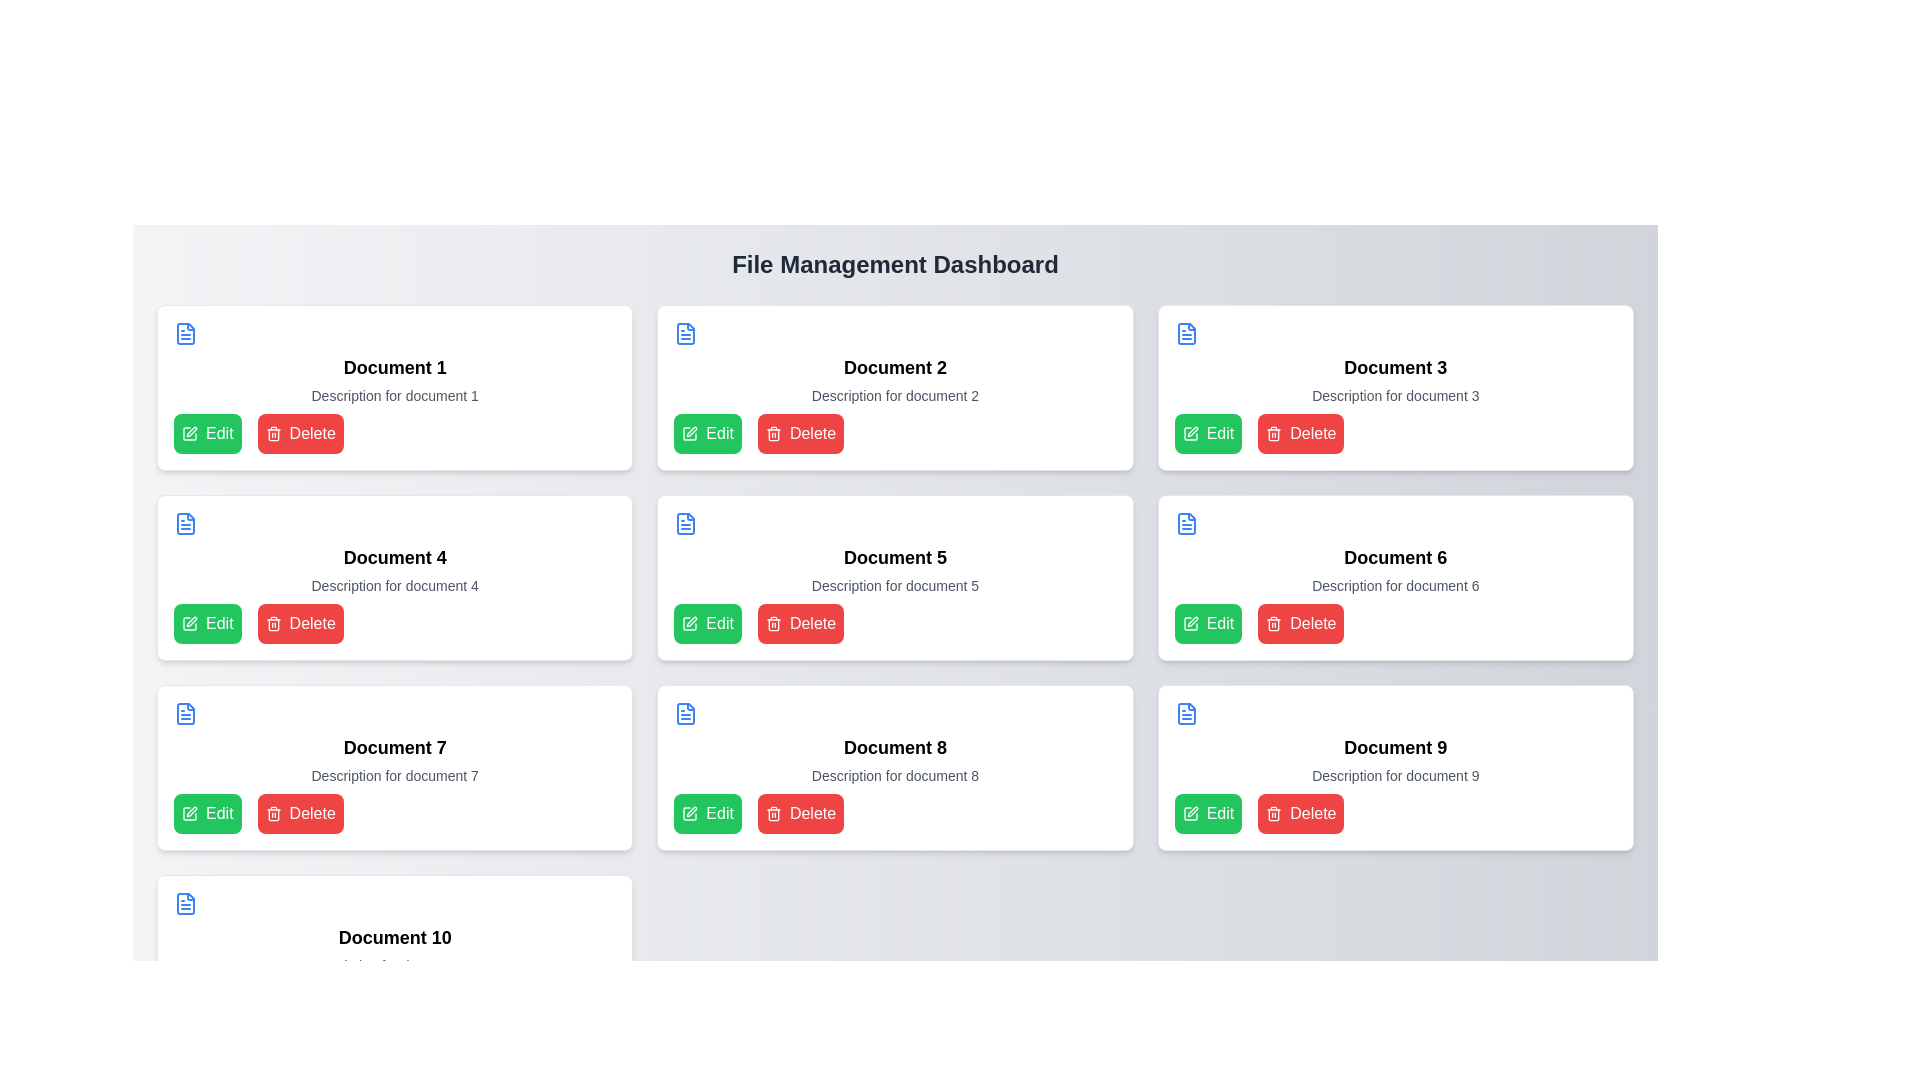 The width and height of the screenshot is (1920, 1080). I want to click on the graphical icon element representing 'Document 10', located in the top-left corner of its card, which includes a red badge, so click(186, 903).